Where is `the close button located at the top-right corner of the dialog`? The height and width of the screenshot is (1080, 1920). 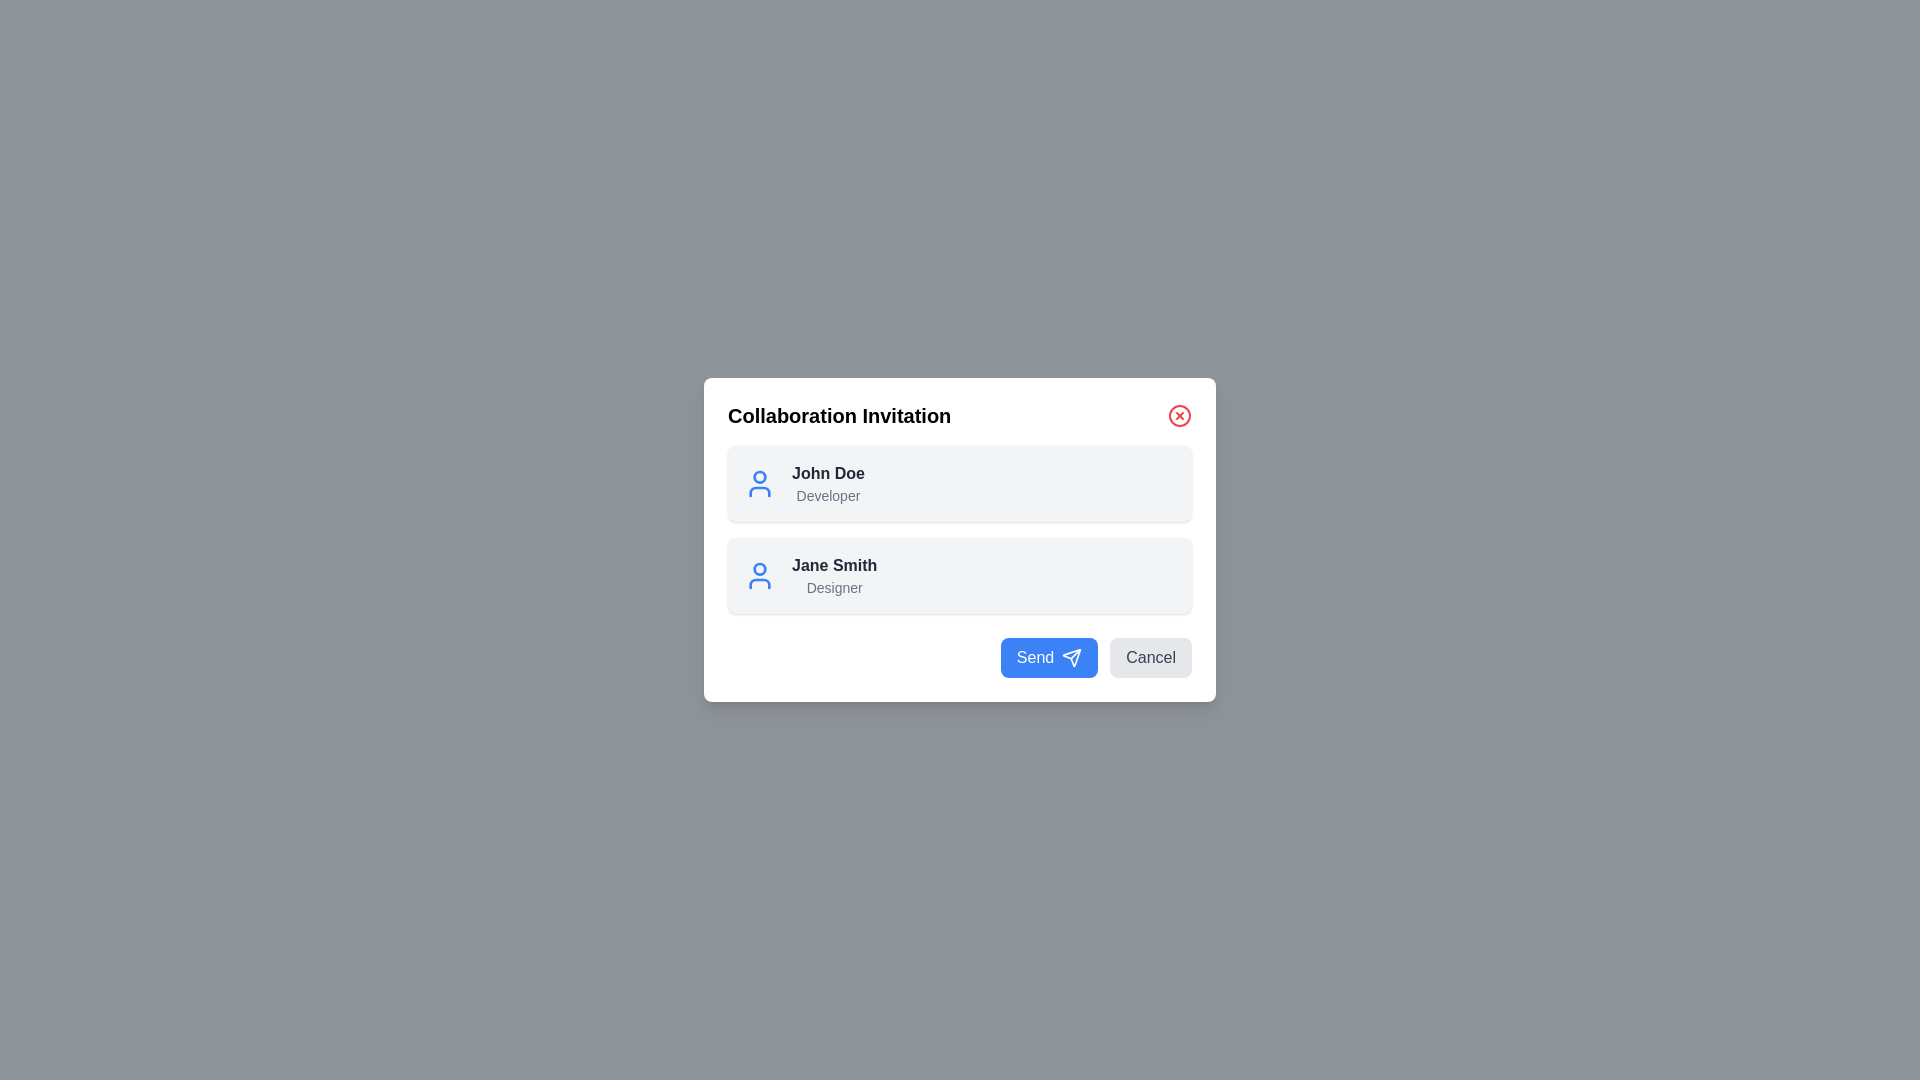
the close button located at the top-right corner of the dialog is located at coordinates (1180, 415).